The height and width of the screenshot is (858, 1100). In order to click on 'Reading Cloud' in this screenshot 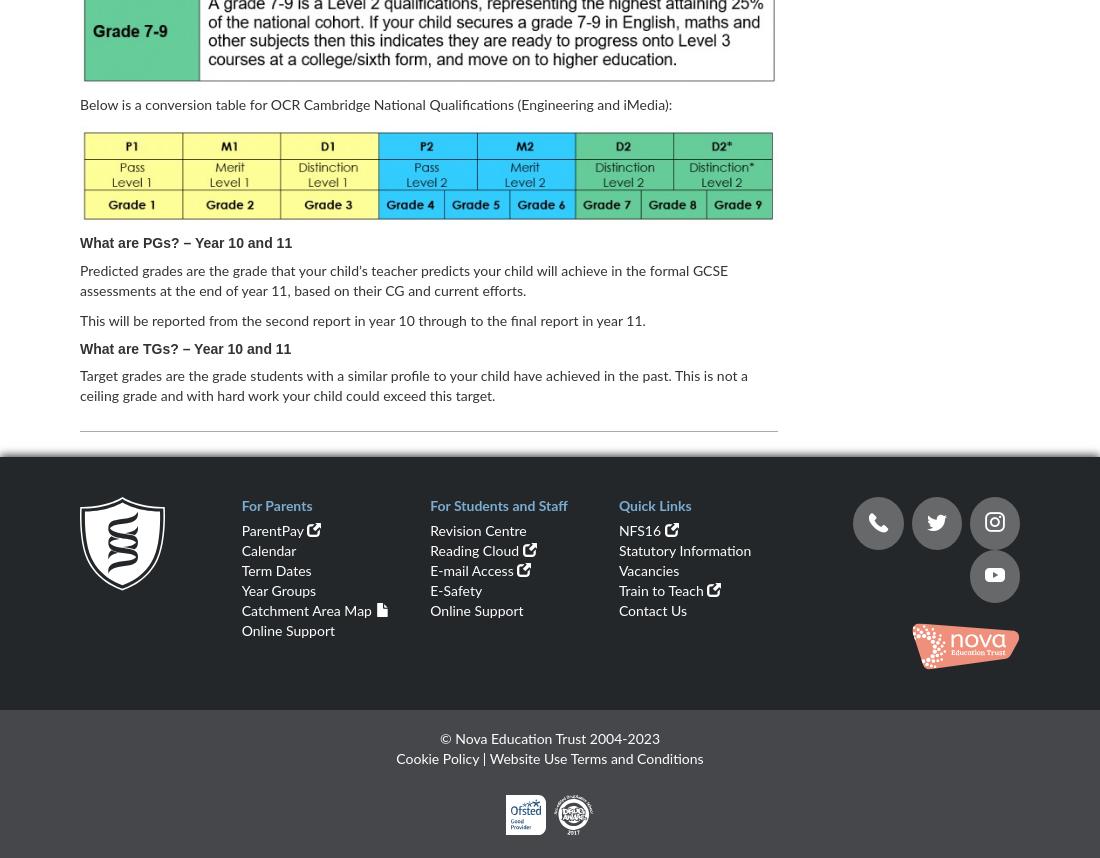, I will do `click(474, 552)`.